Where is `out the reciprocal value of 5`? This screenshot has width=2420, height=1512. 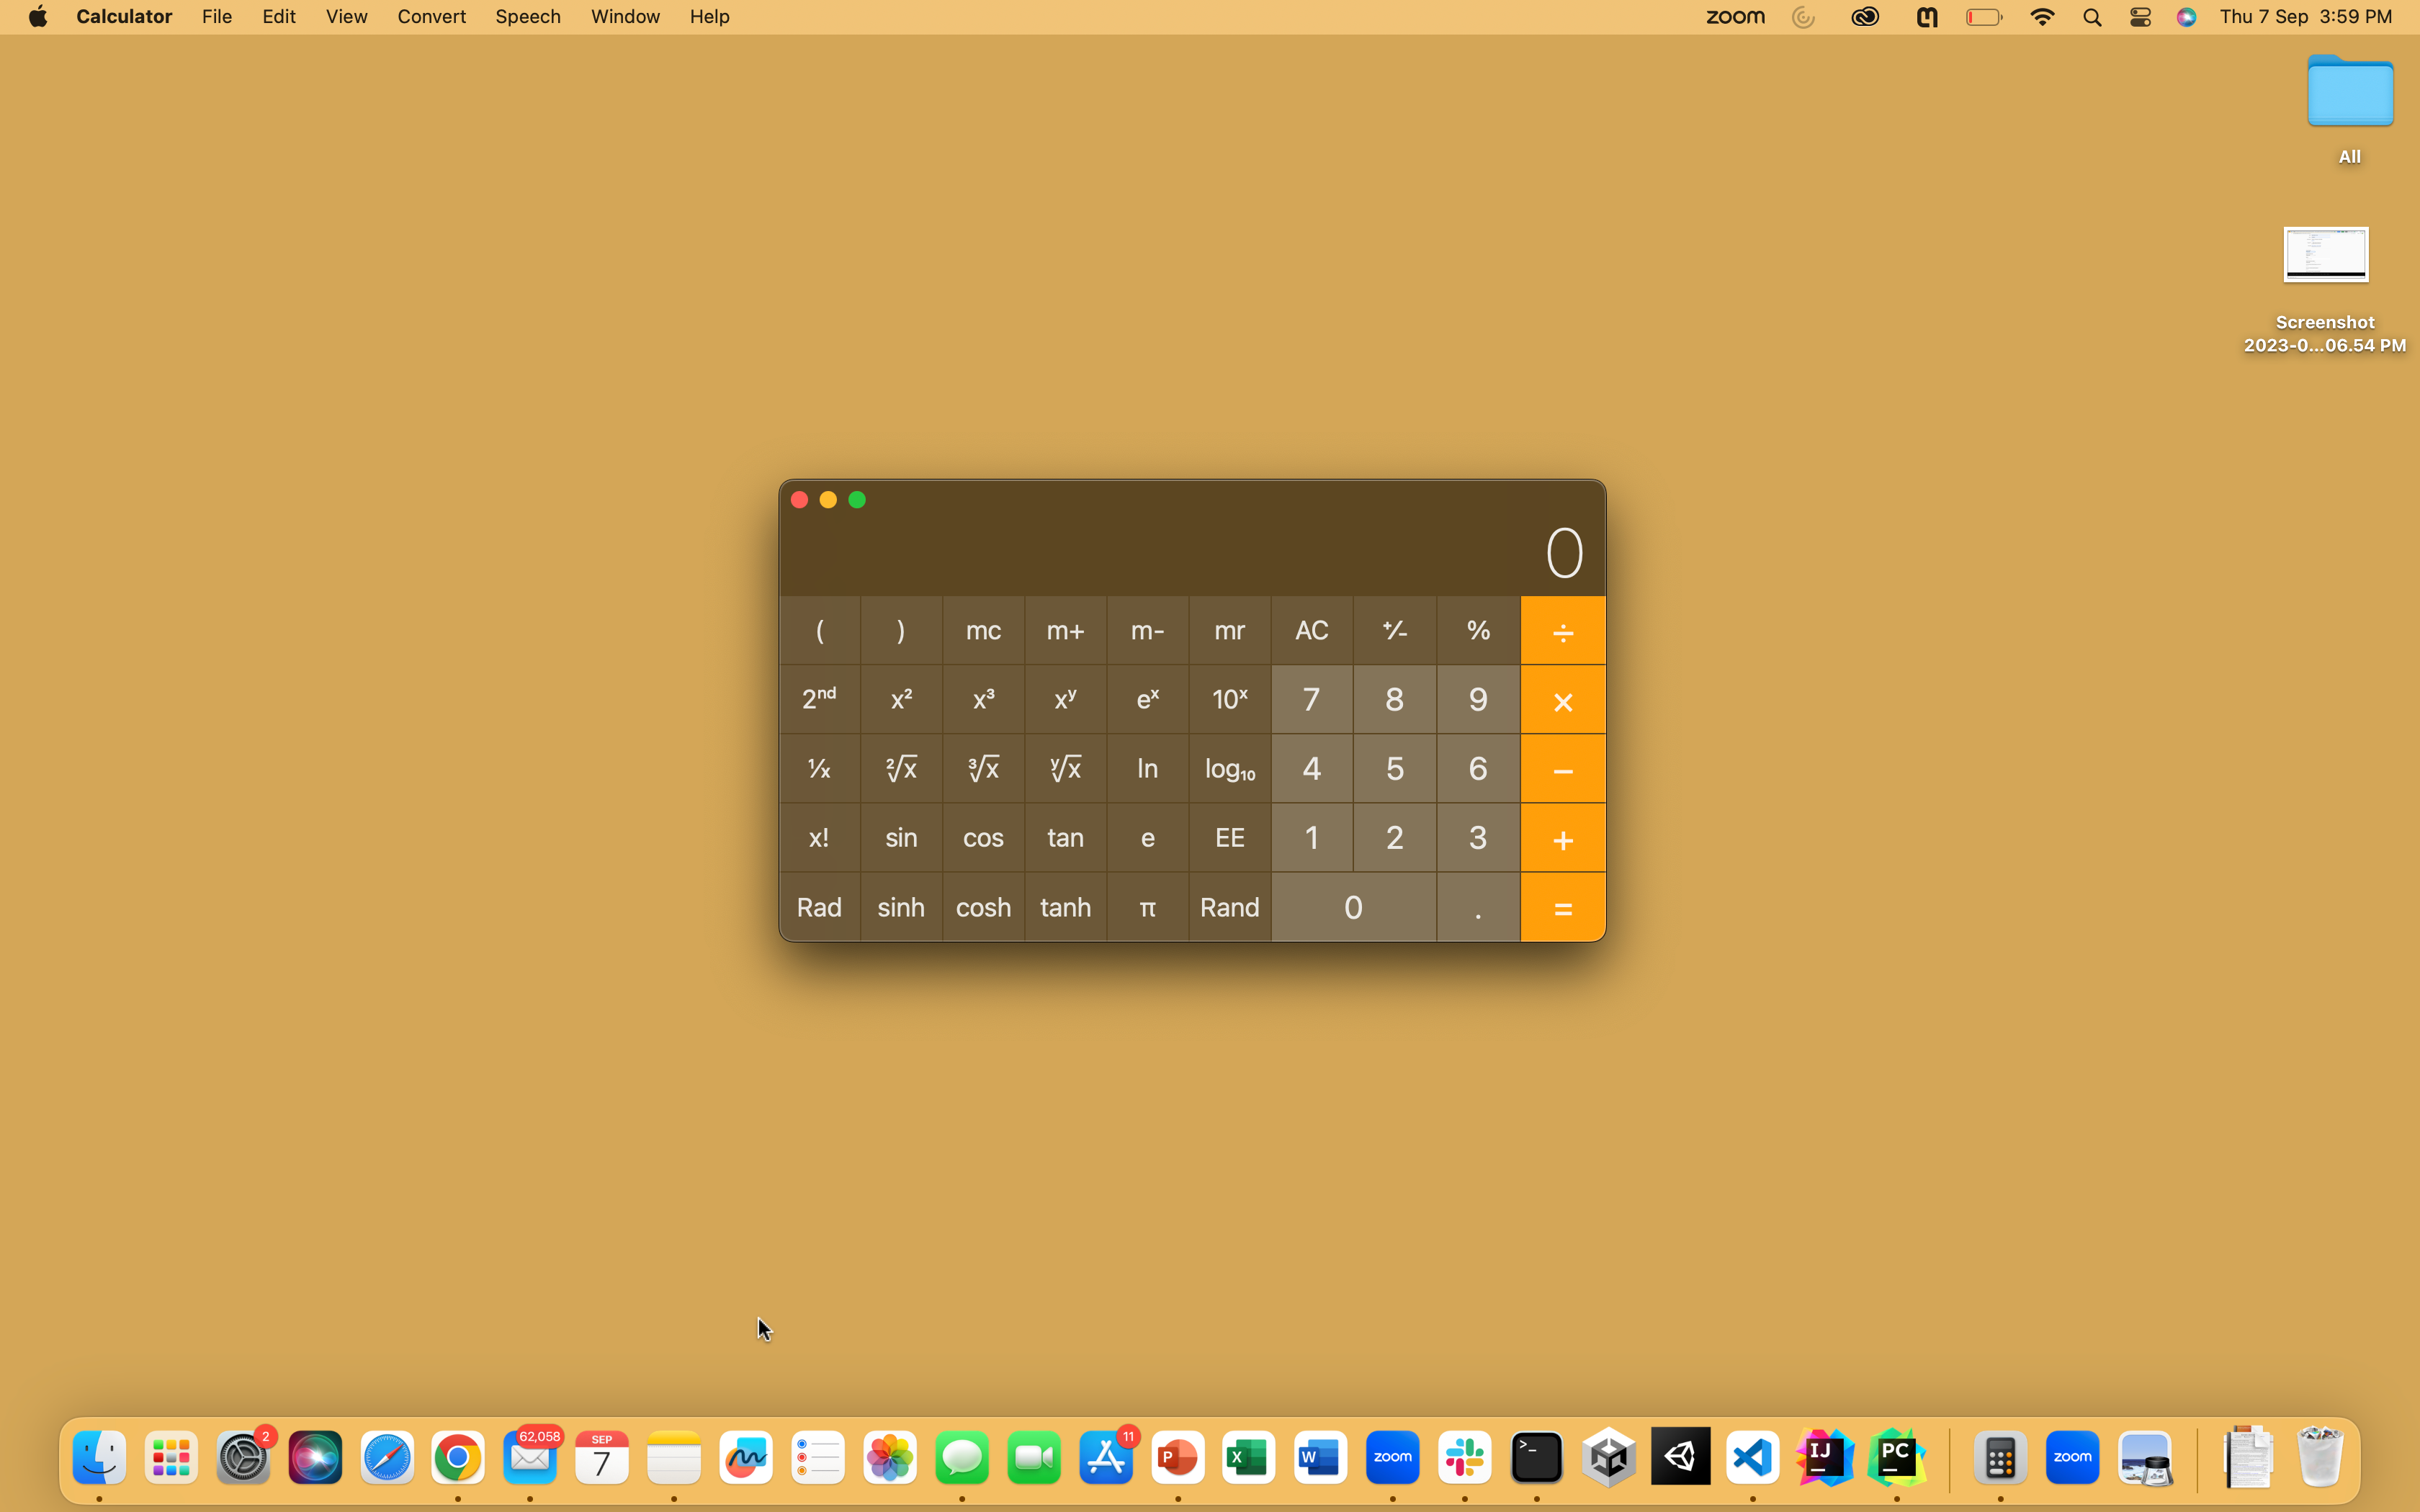
out the reciprocal value of 5 is located at coordinates (1395, 765).